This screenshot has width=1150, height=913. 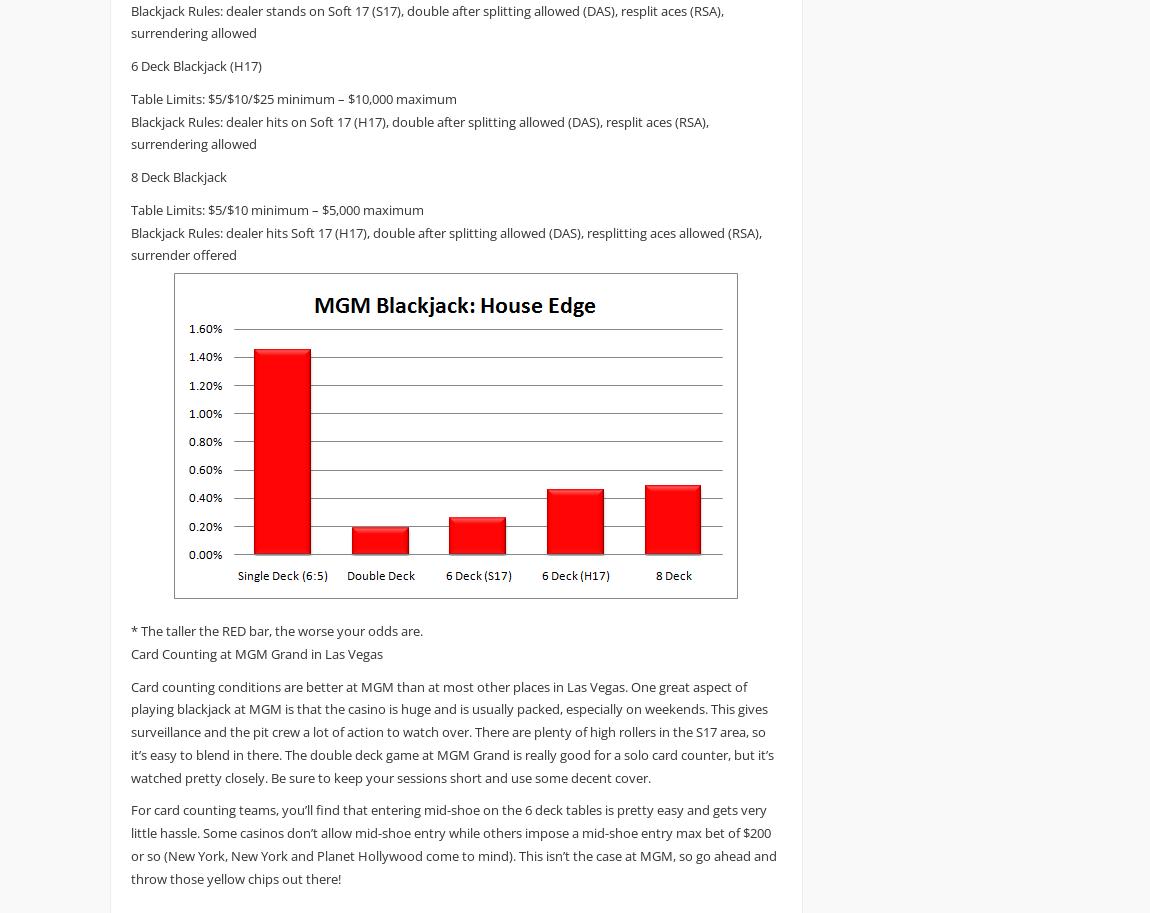 I want to click on 'Blackjack Rules: dealer hits Soft 17 (H17), double after splitting allowed (DAS), resplitting aces allowed (RSA), surrender offered', so click(x=129, y=242).